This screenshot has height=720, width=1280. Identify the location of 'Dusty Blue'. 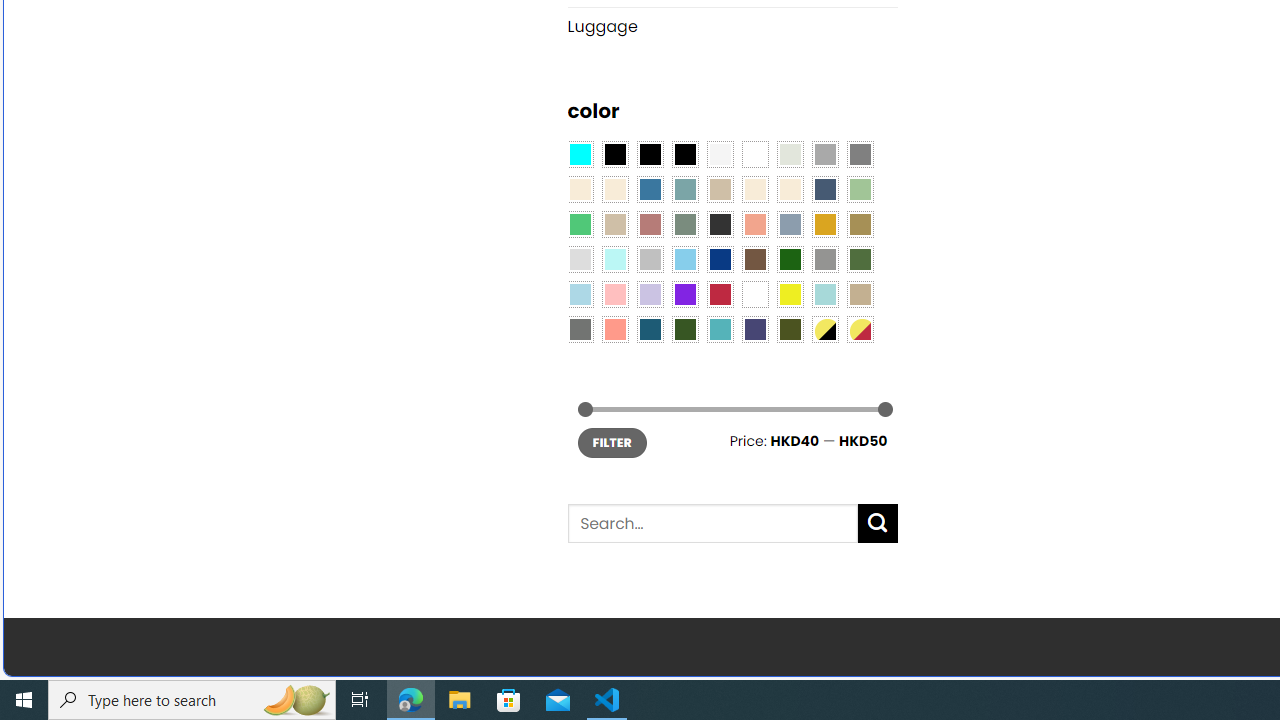
(788, 225).